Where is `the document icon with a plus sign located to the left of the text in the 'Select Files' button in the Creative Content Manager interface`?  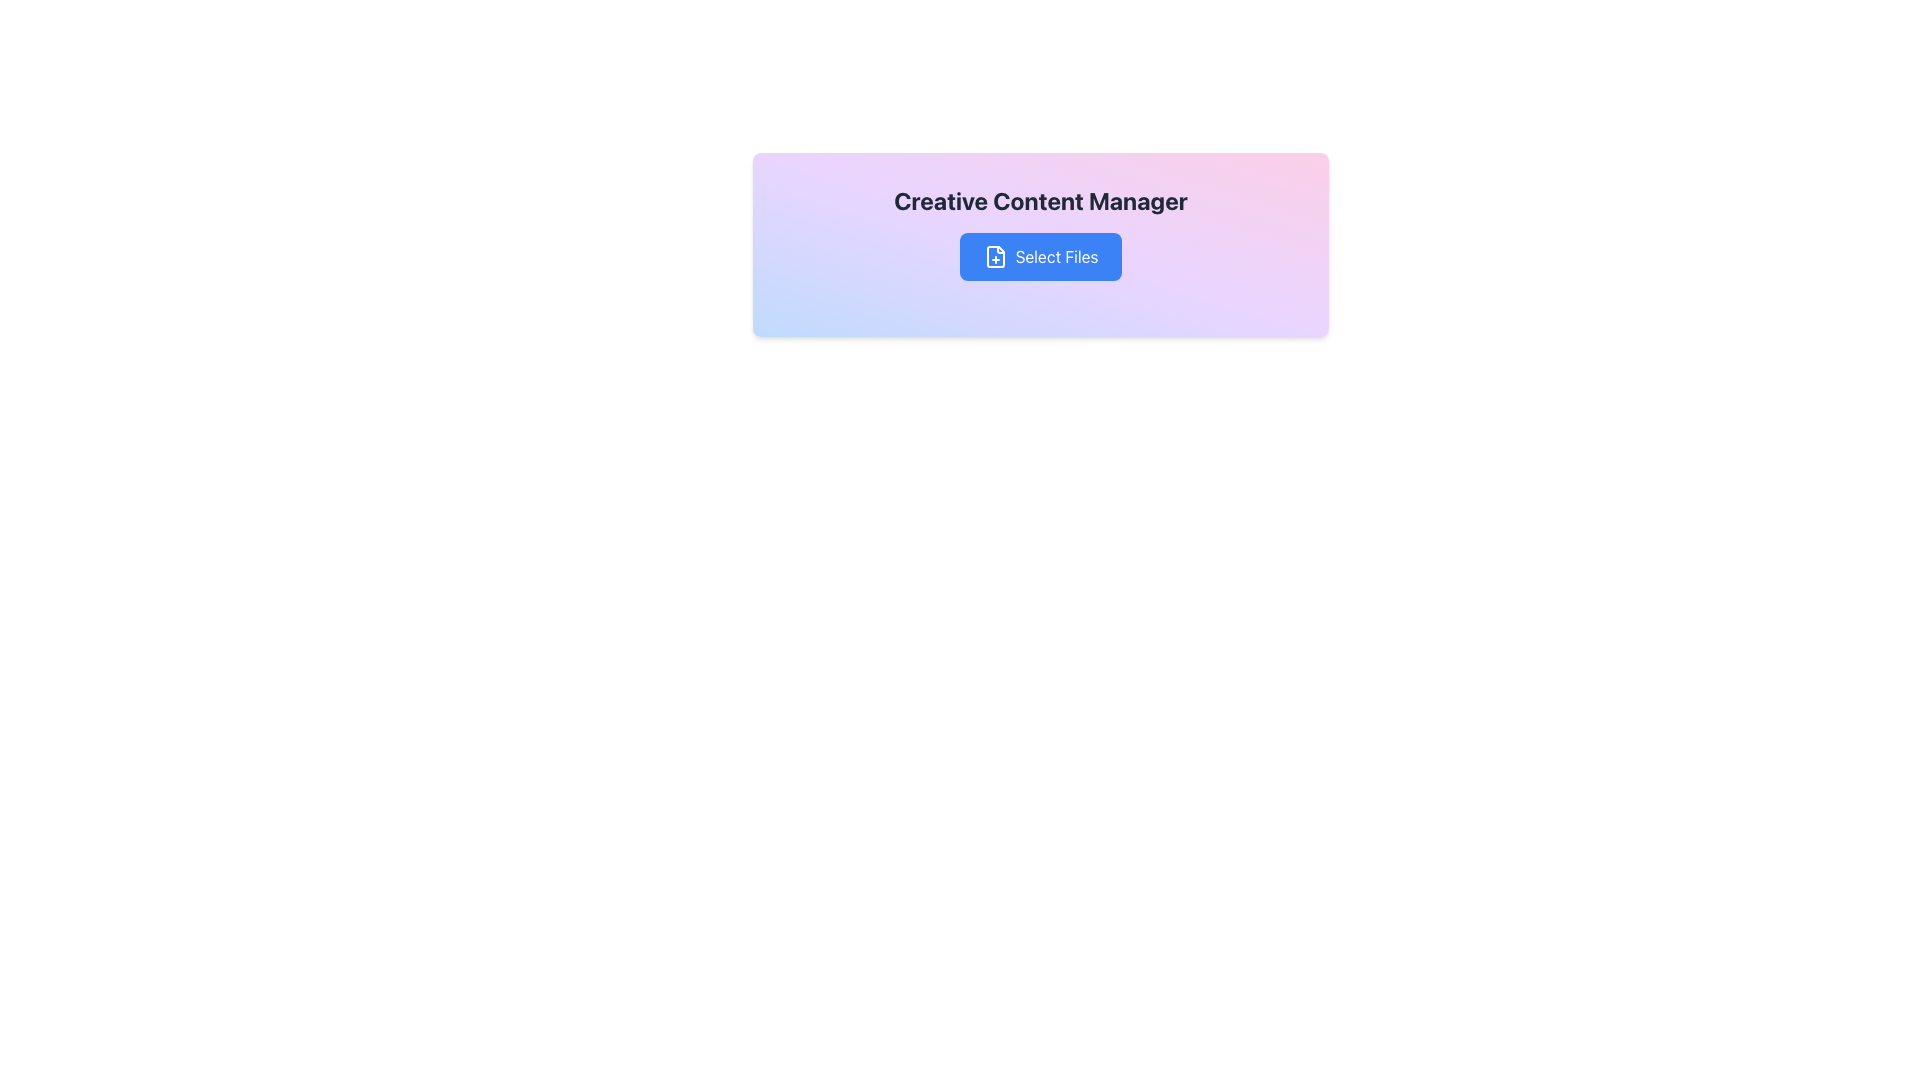
the document icon with a plus sign located to the left of the text in the 'Select Files' button in the Creative Content Manager interface is located at coordinates (995, 256).